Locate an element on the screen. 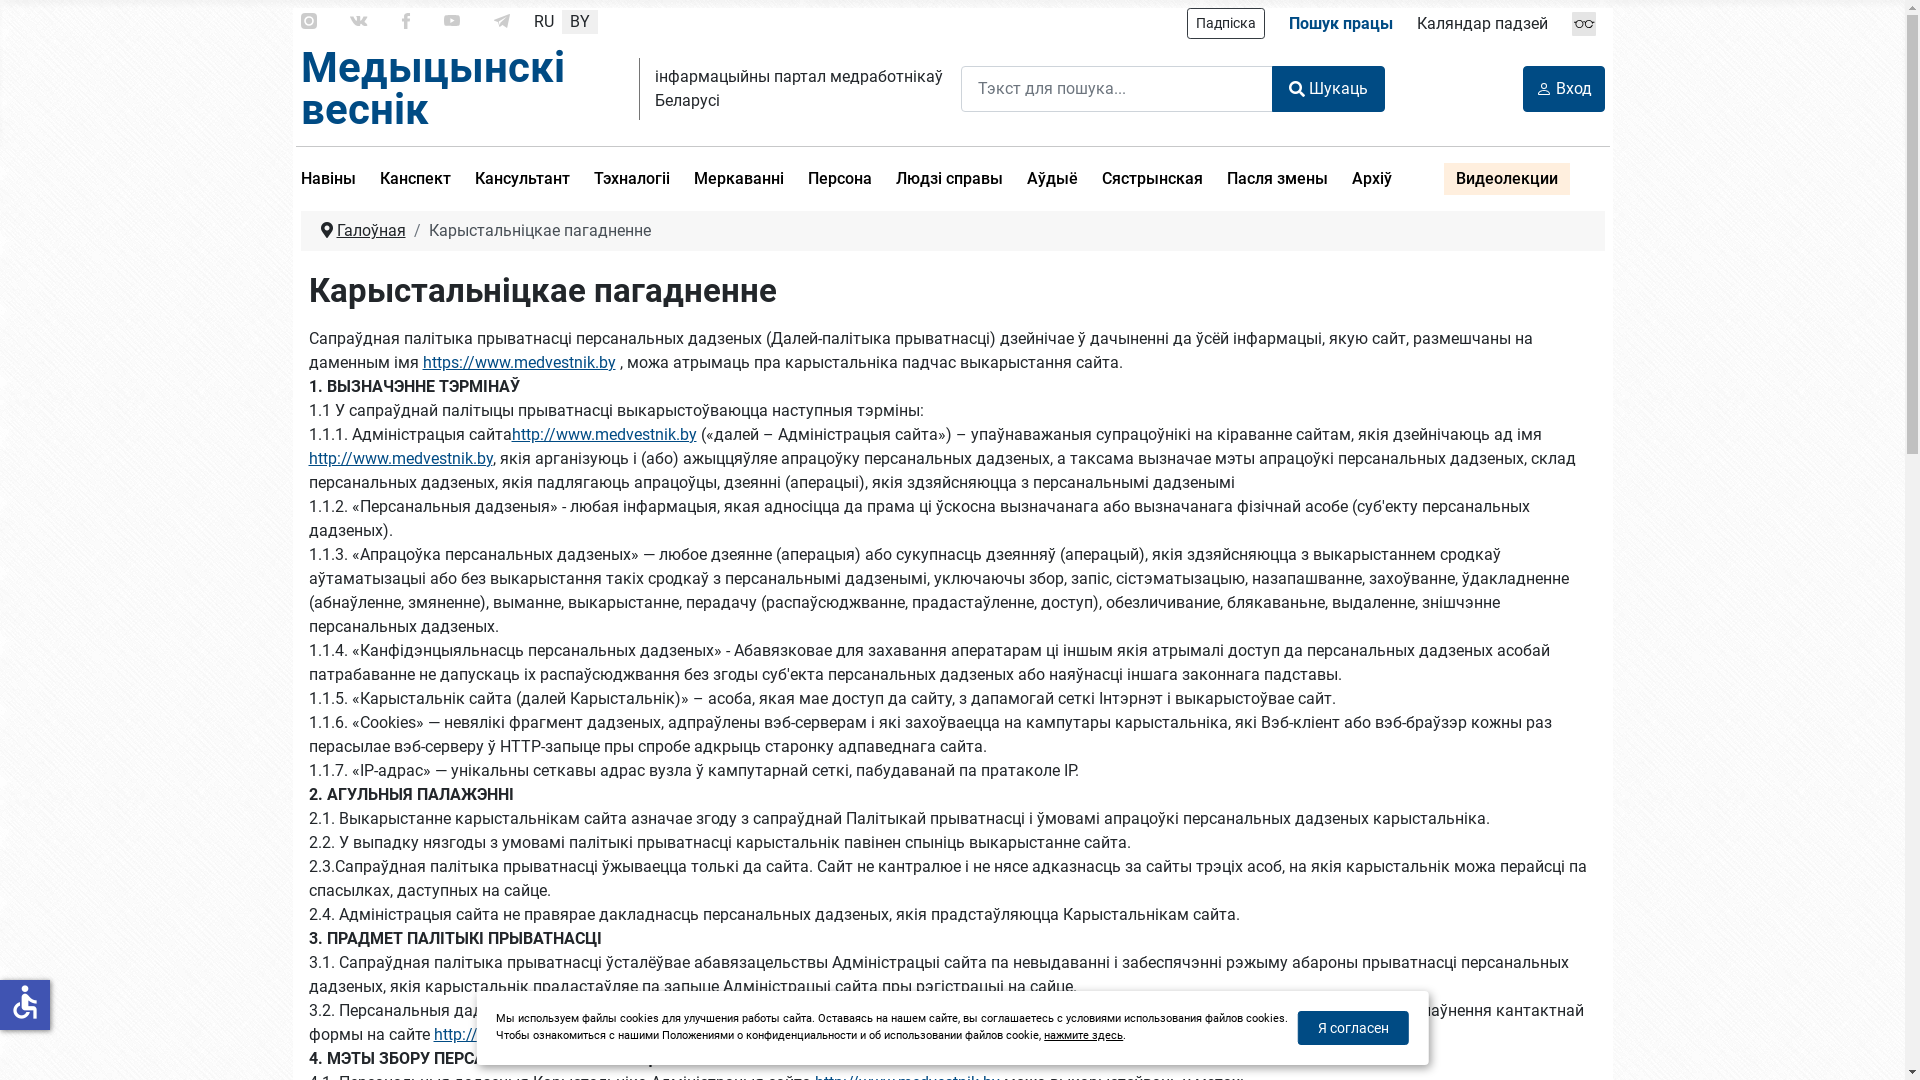 The image size is (1920, 1080). 'RU' is located at coordinates (543, 21).